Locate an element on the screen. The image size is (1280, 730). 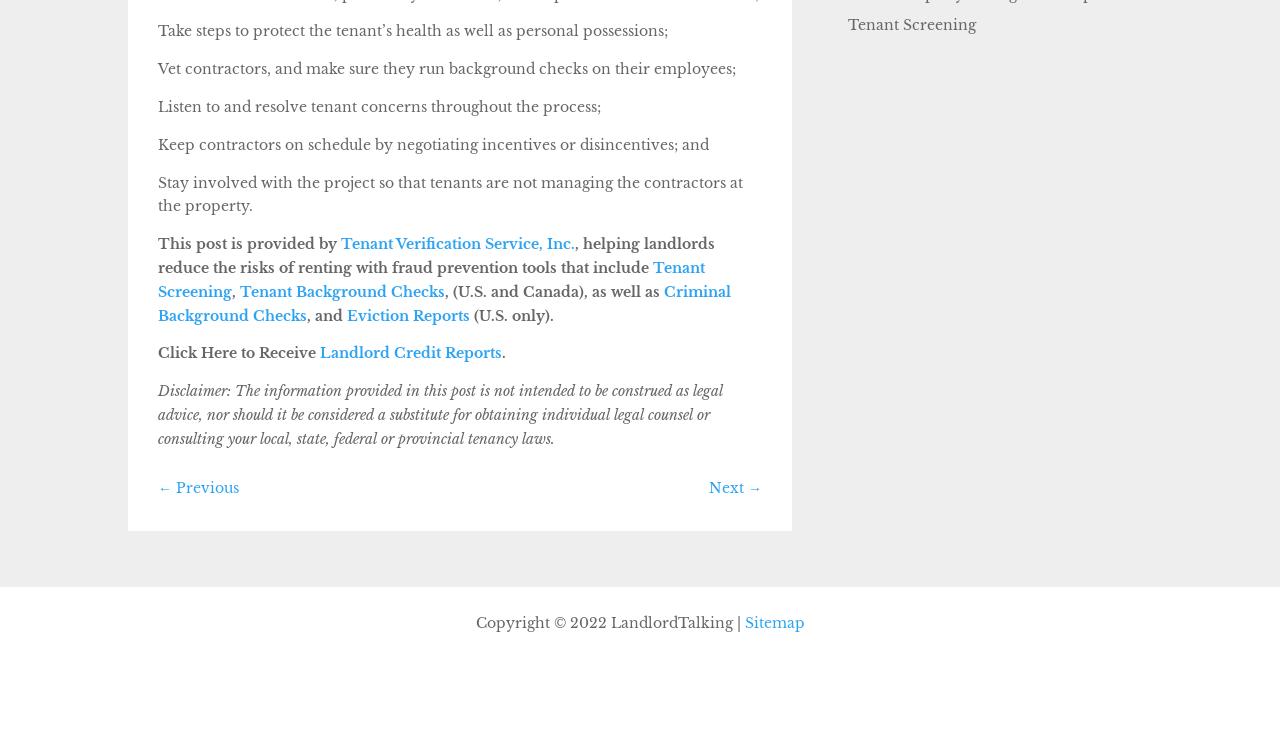
'Stay involved with the project so that tenants are not managing the contractors at the property.' is located at coordinates (449, 194).